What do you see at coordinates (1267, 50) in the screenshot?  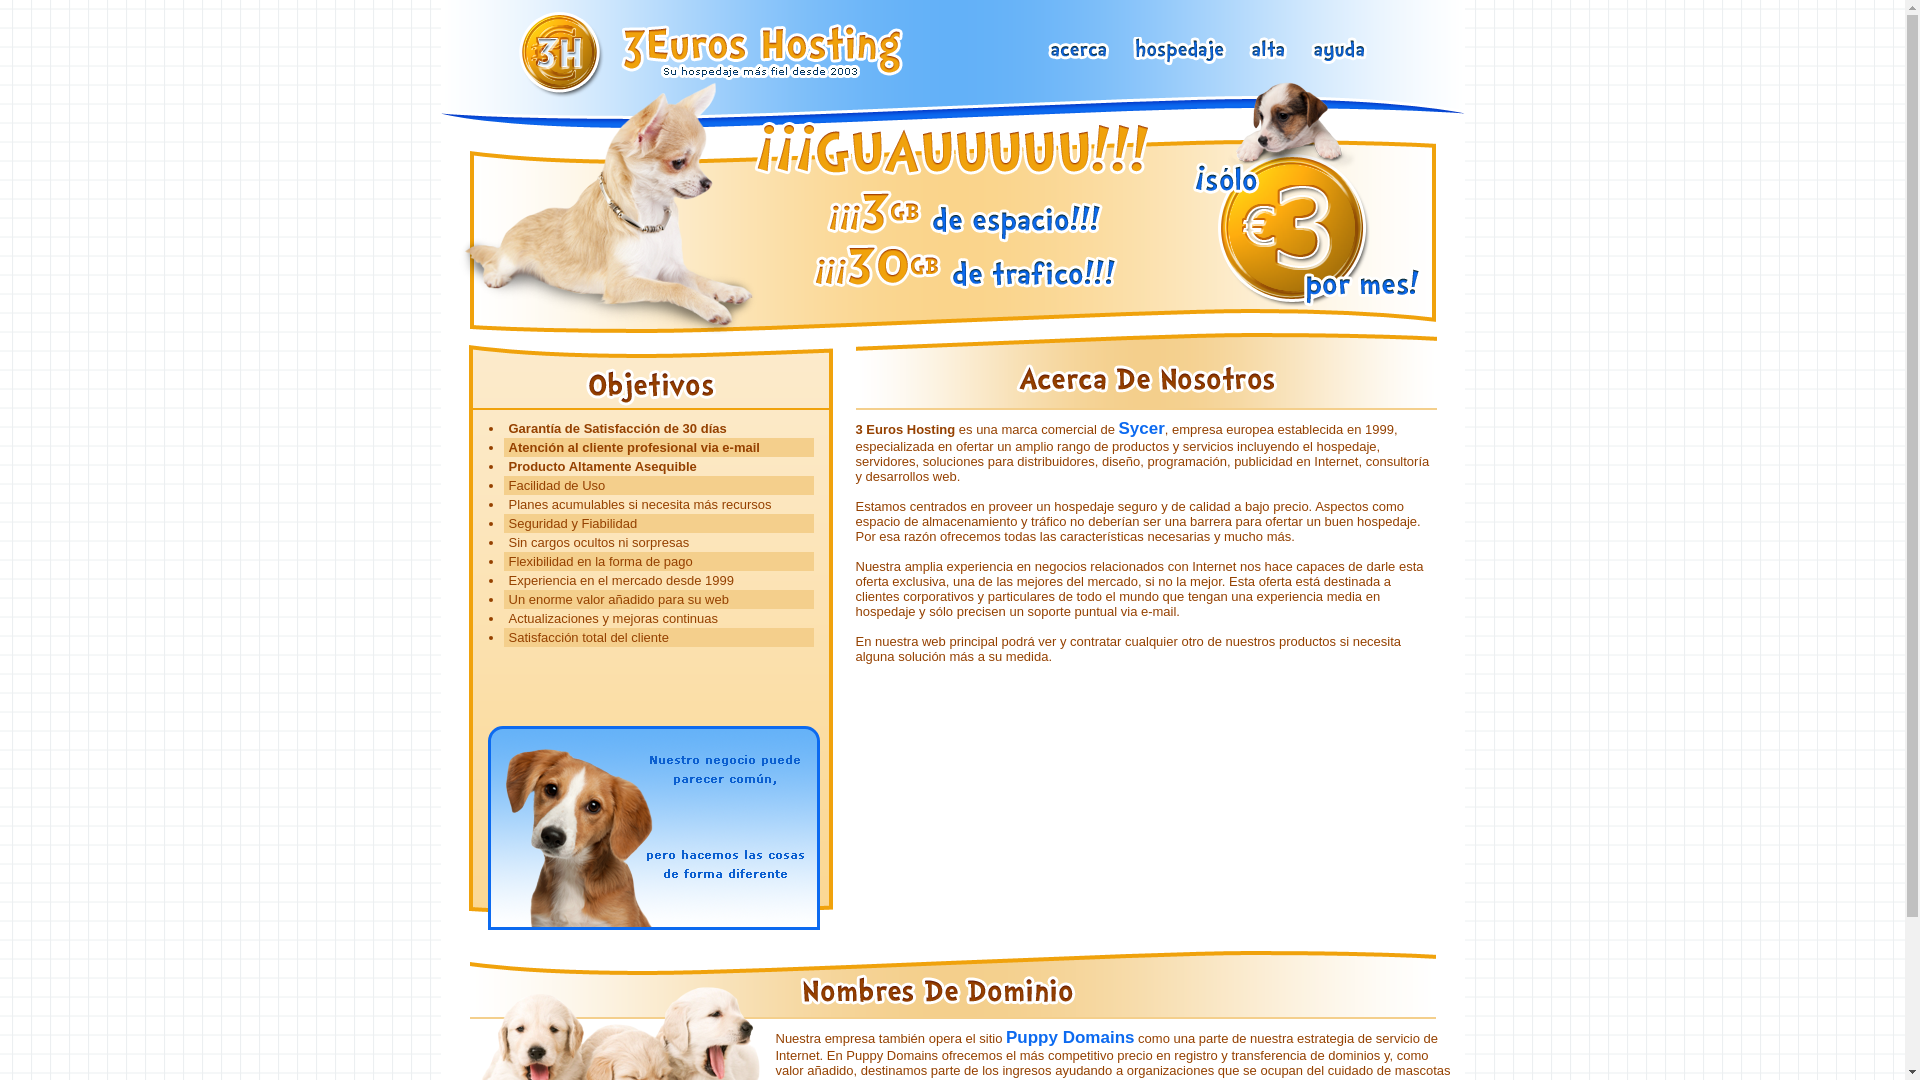 I see `'alta'` at bounding box center [1267, 50].